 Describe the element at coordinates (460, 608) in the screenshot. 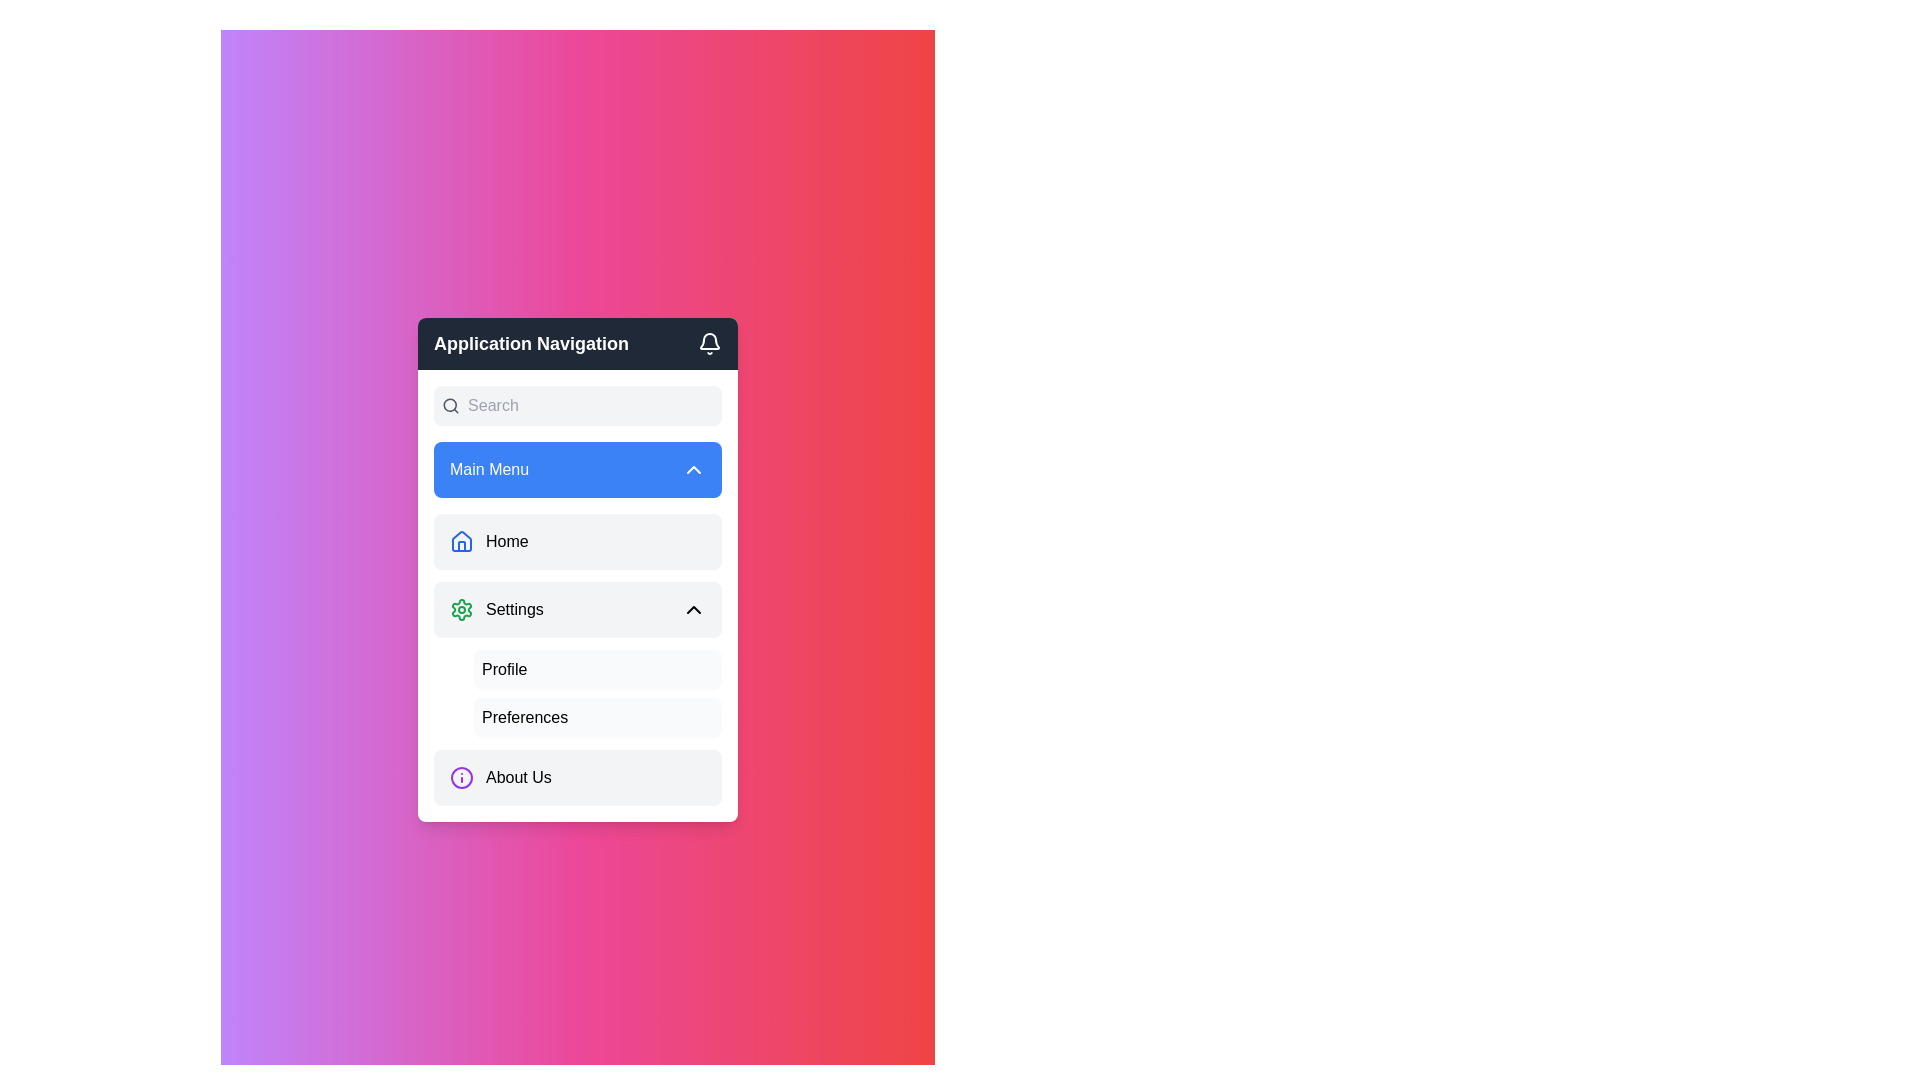

I see `the graphical icon representing the settings functionality within the SVG, located to the left of the 'Settings' text button in the menu list` at that location.